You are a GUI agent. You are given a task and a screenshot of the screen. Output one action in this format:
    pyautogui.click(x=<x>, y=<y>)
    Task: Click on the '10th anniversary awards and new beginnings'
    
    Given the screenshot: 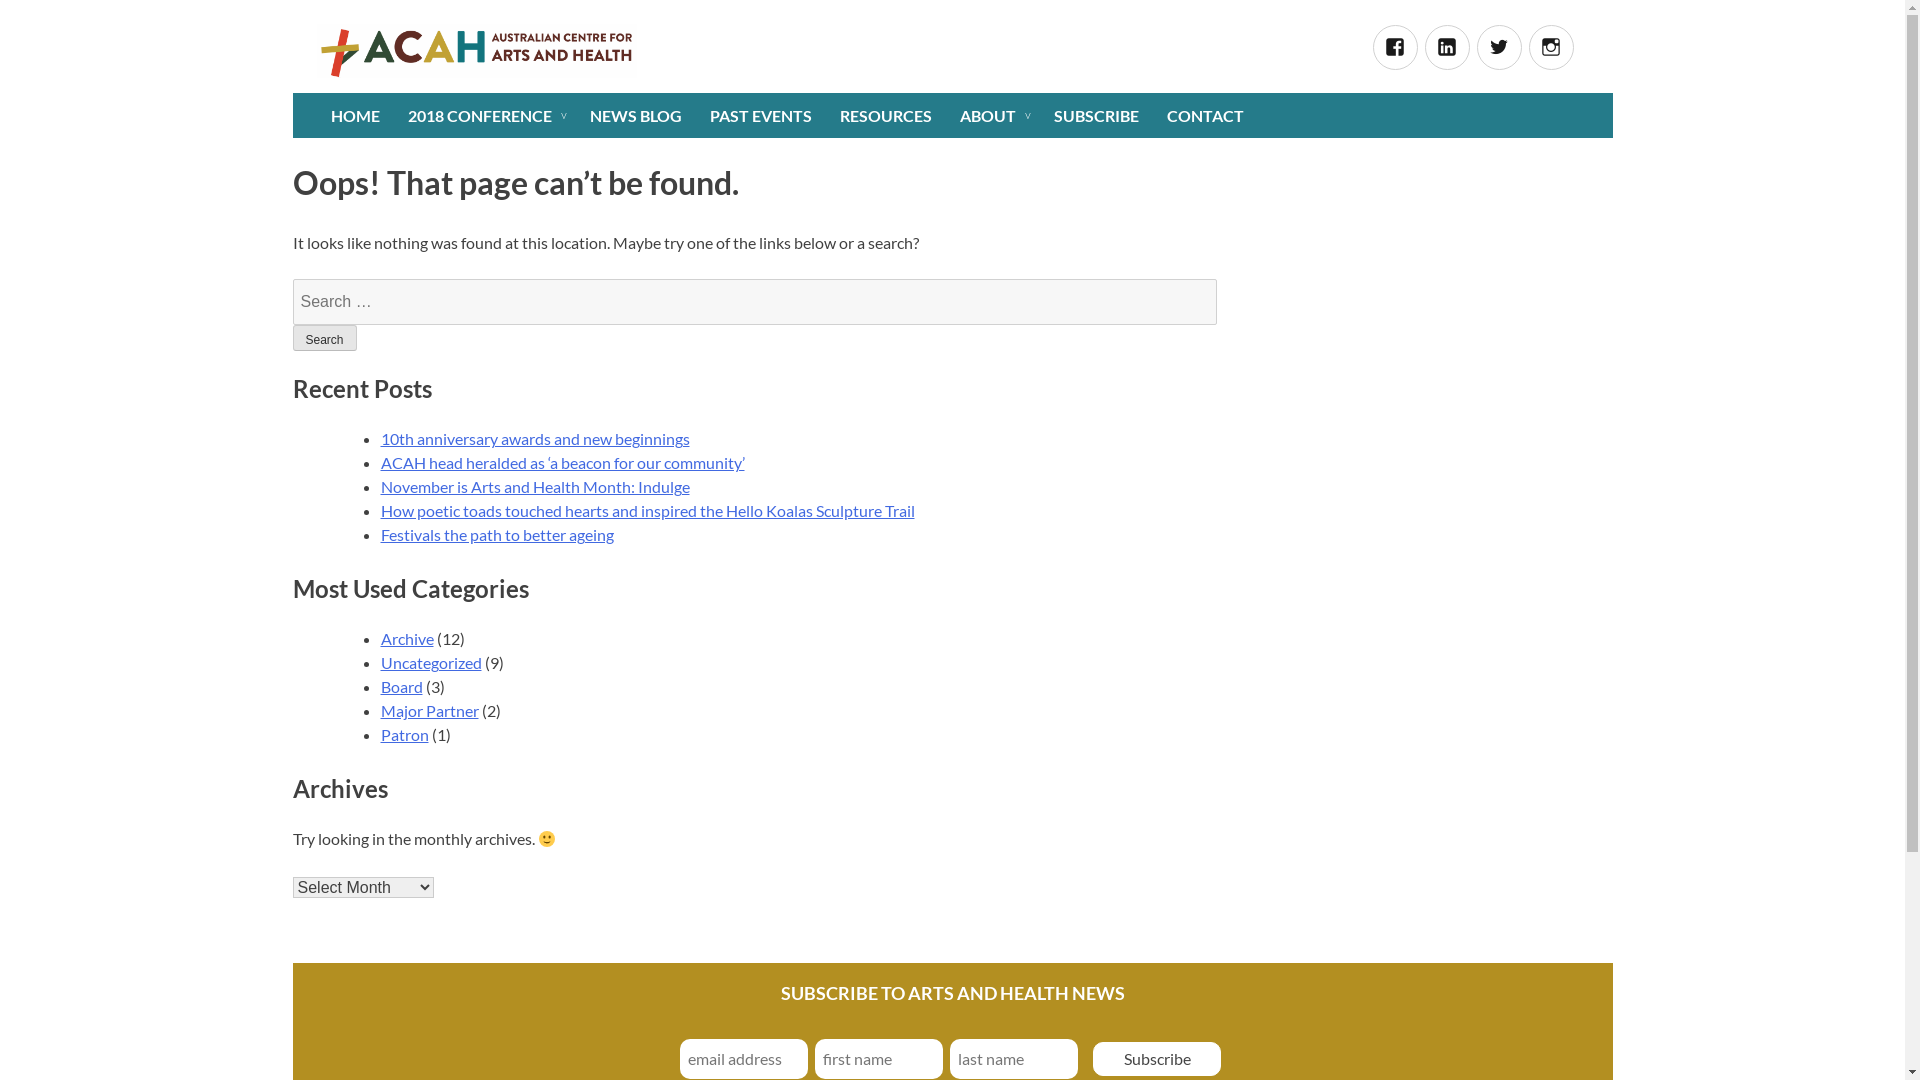 What is the action you would take?
    pyautogui.click(x=534, y=437)
    